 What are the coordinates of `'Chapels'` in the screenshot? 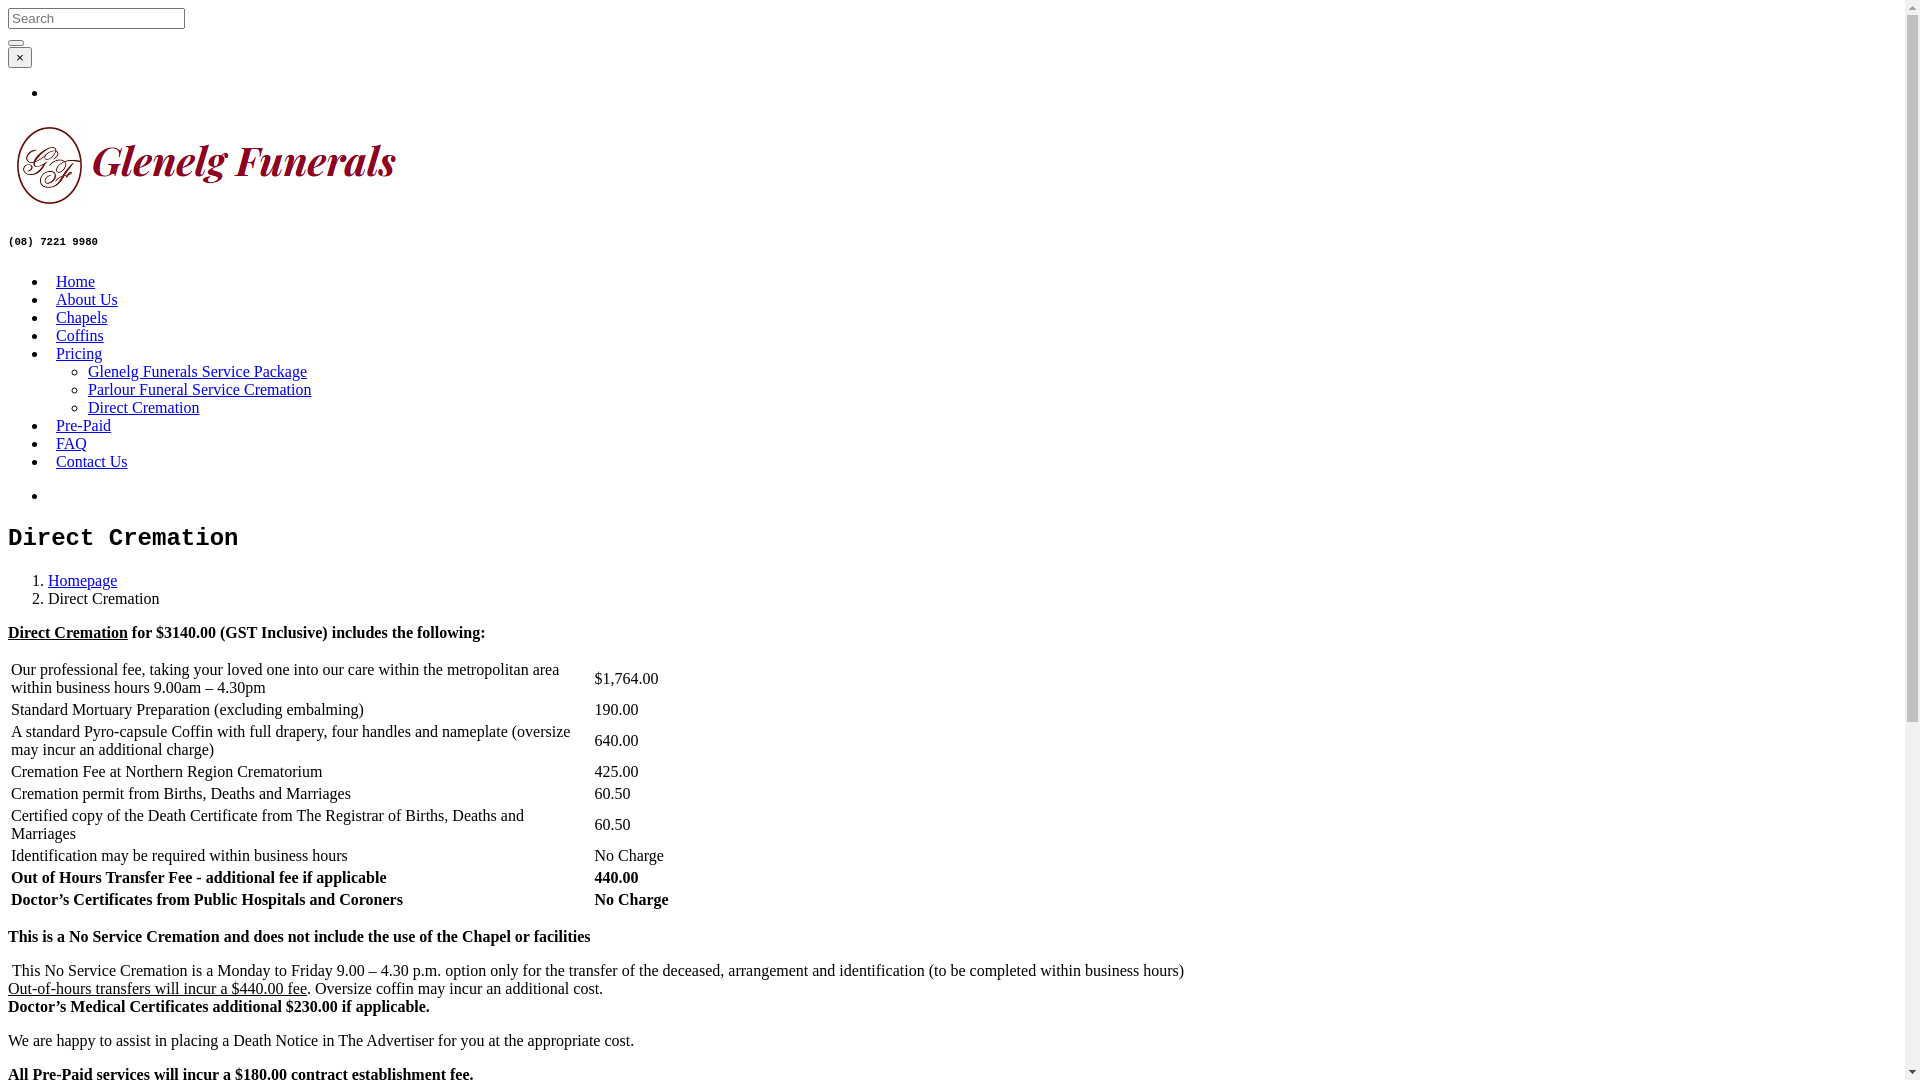 It's located at (80, 316).